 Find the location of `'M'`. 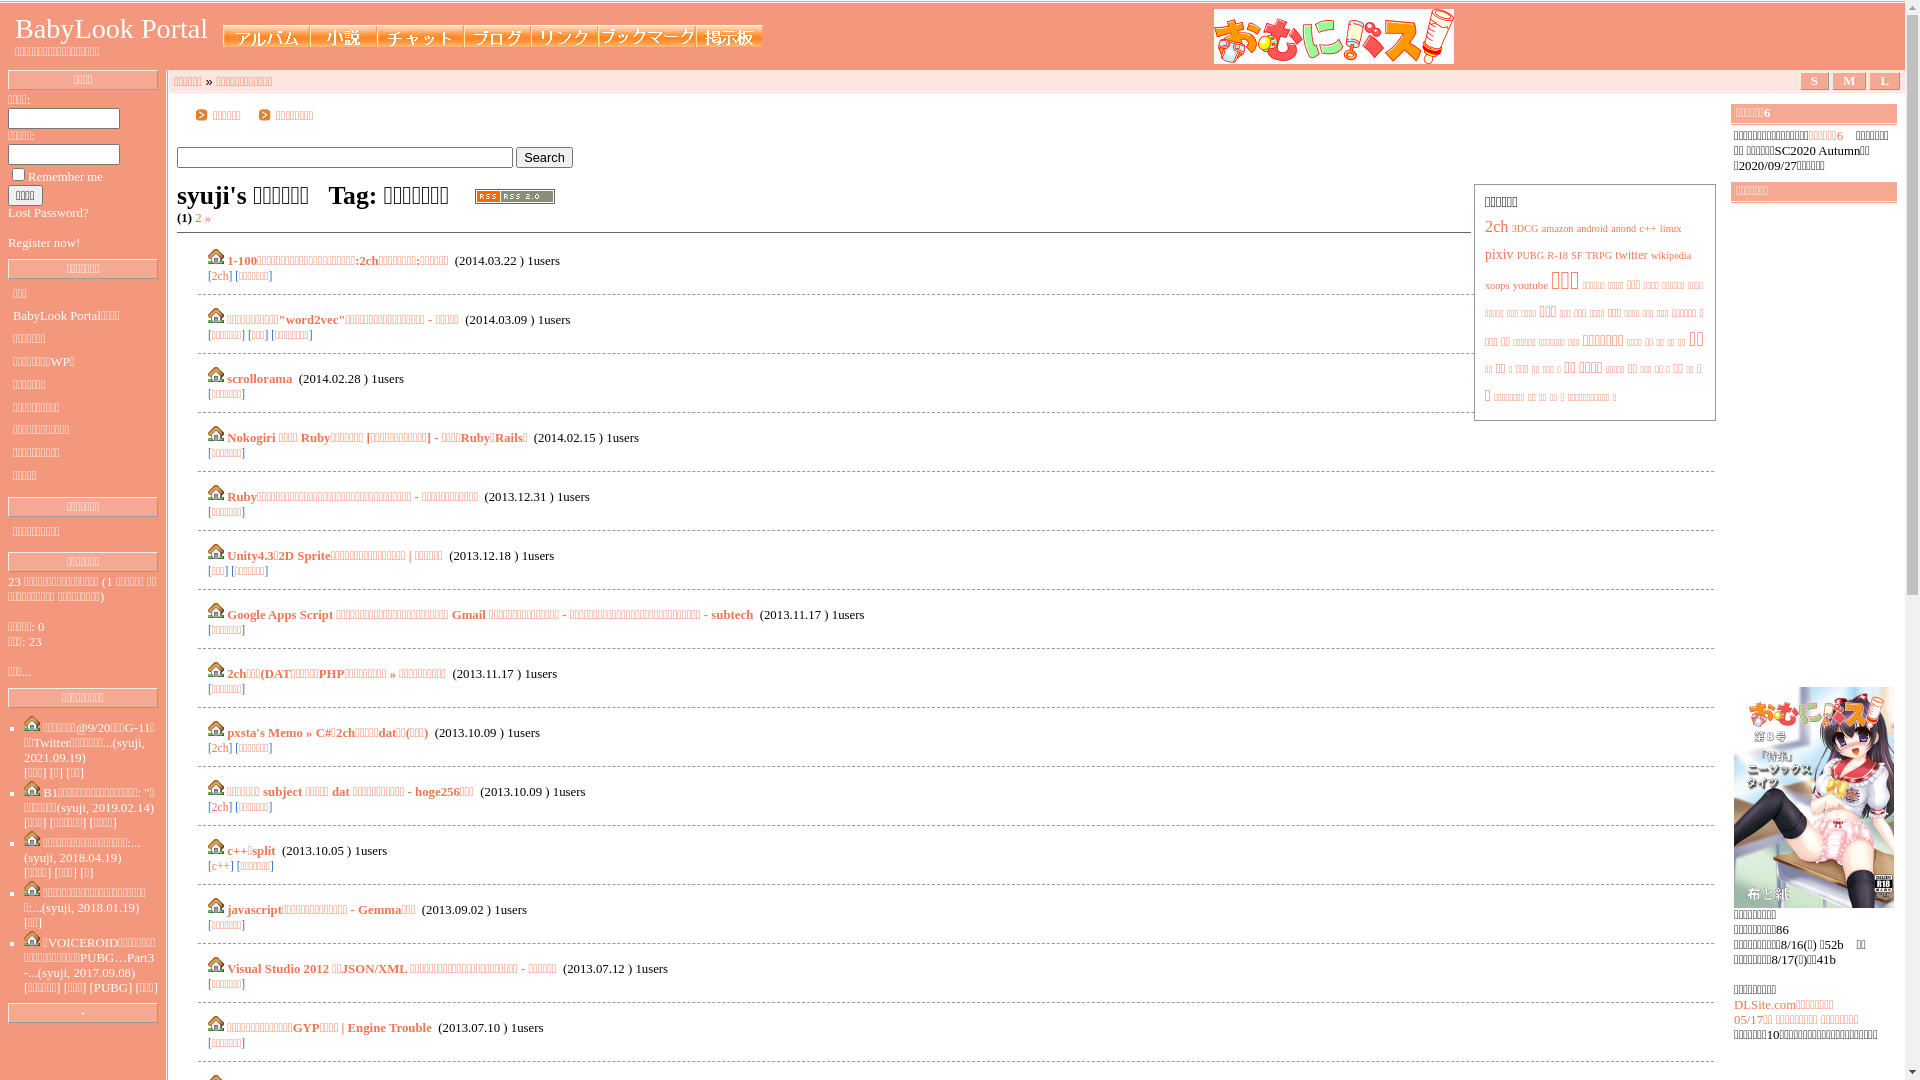

'M' is located at coordinates (1847, 80).